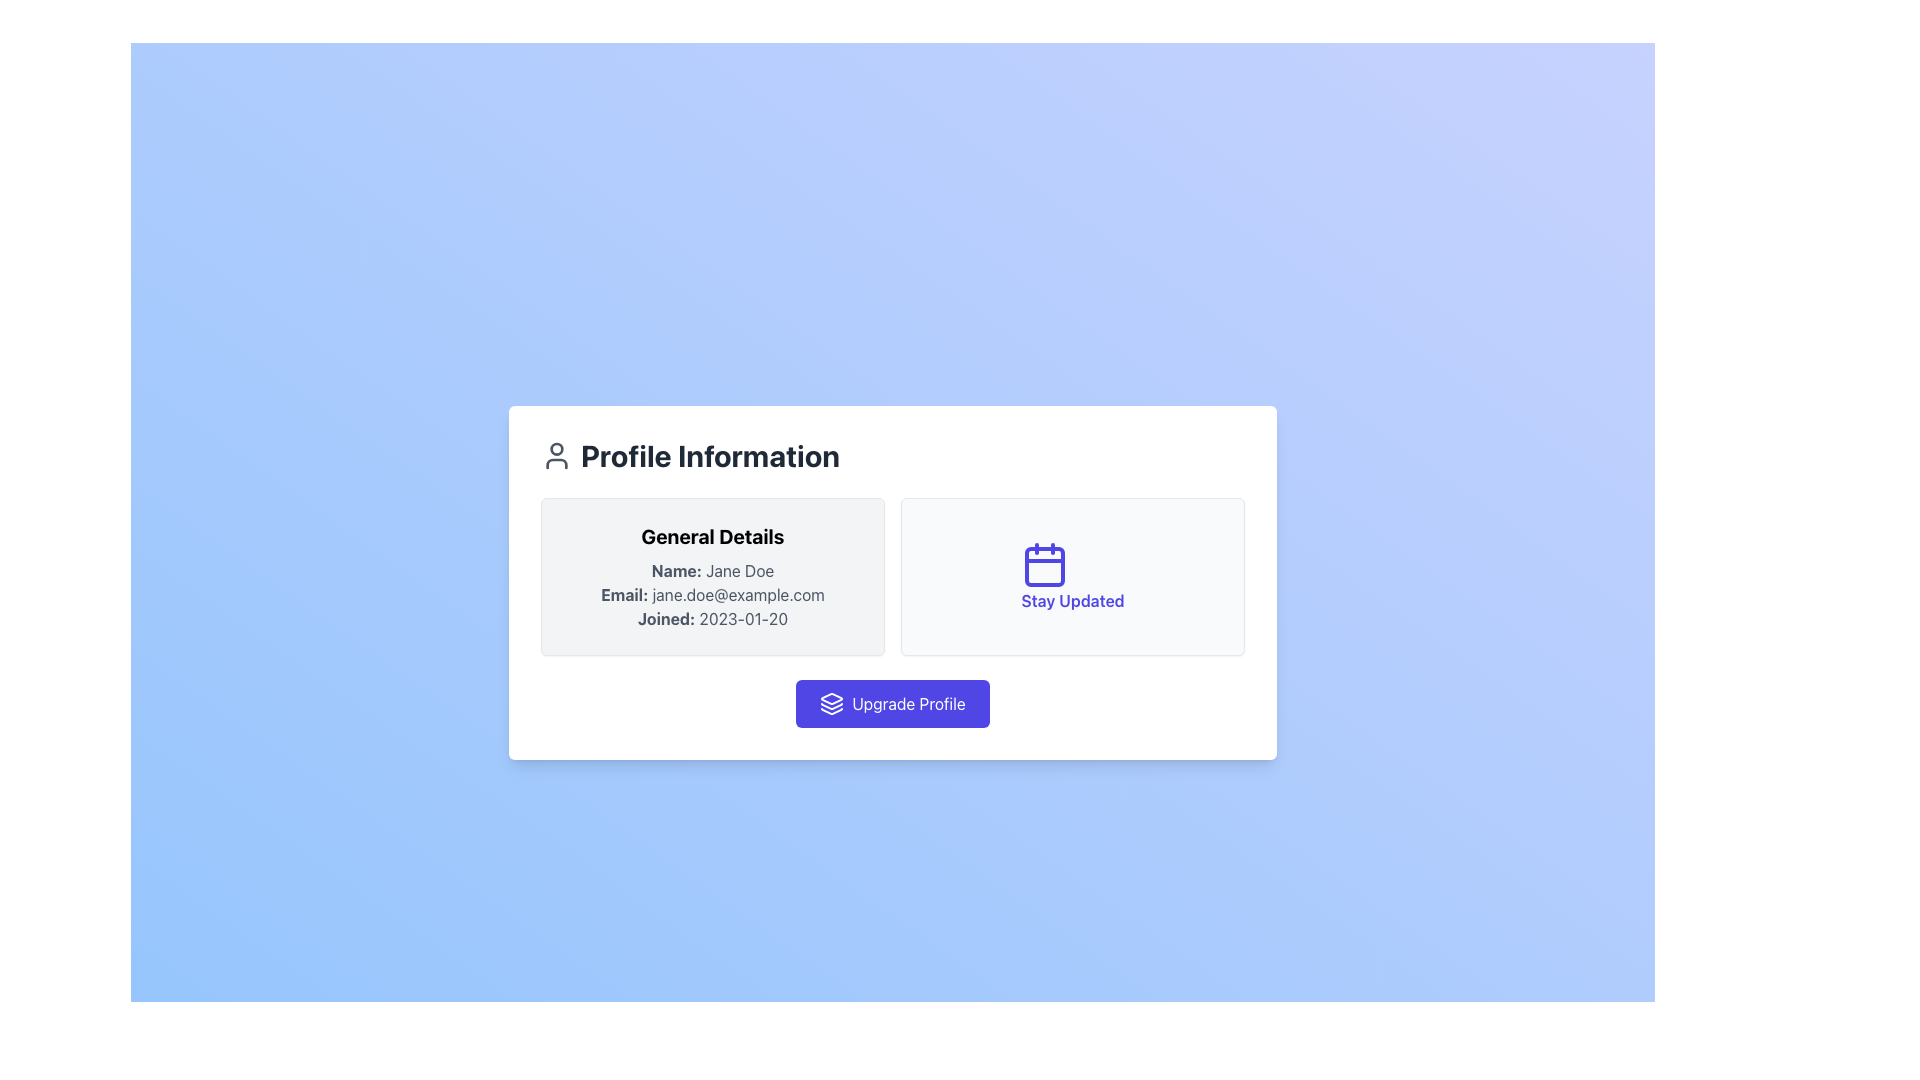  Describe the element at coordinates (891, 703) in the screenshot. I see `the upgrade profile button located at the bottom of the 'Profile Information' section for keyboard navigation` at that location.